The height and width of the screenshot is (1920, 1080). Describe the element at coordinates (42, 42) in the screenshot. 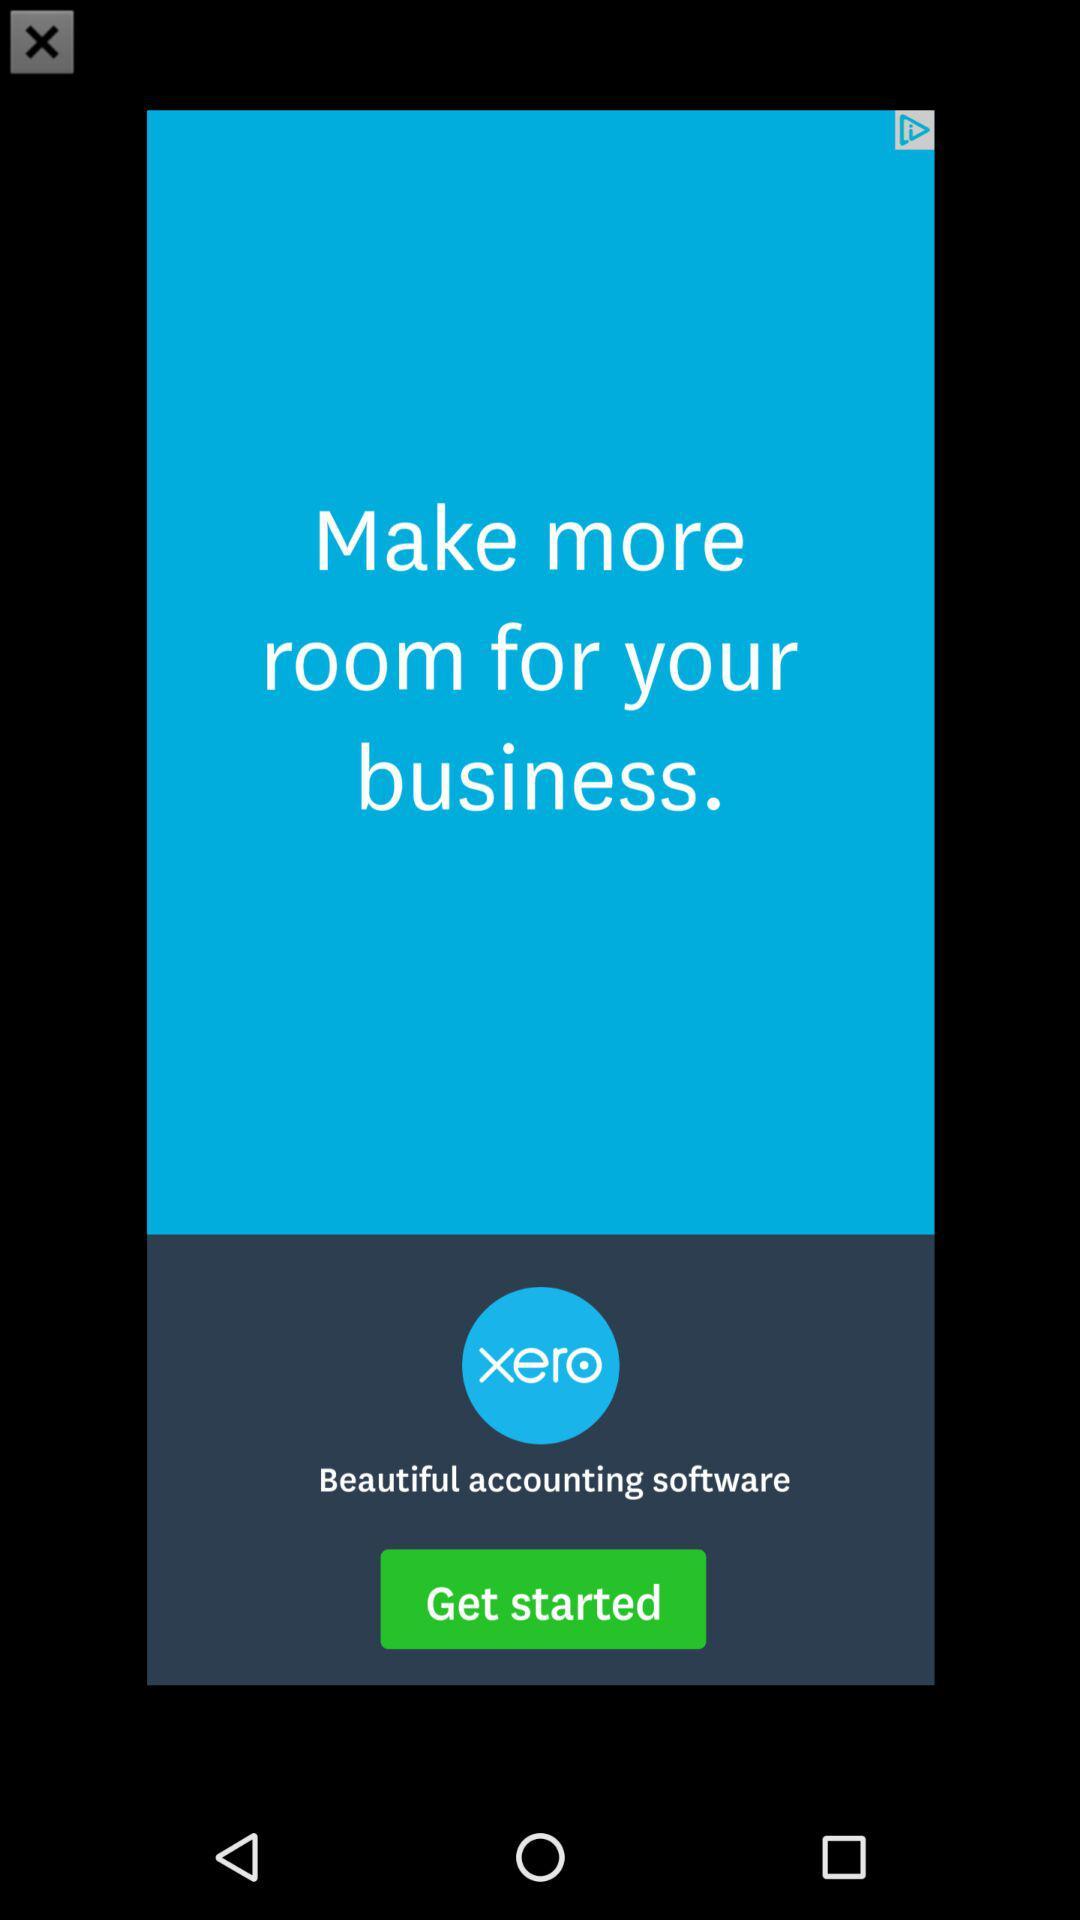

I see `the close icon` at that location.